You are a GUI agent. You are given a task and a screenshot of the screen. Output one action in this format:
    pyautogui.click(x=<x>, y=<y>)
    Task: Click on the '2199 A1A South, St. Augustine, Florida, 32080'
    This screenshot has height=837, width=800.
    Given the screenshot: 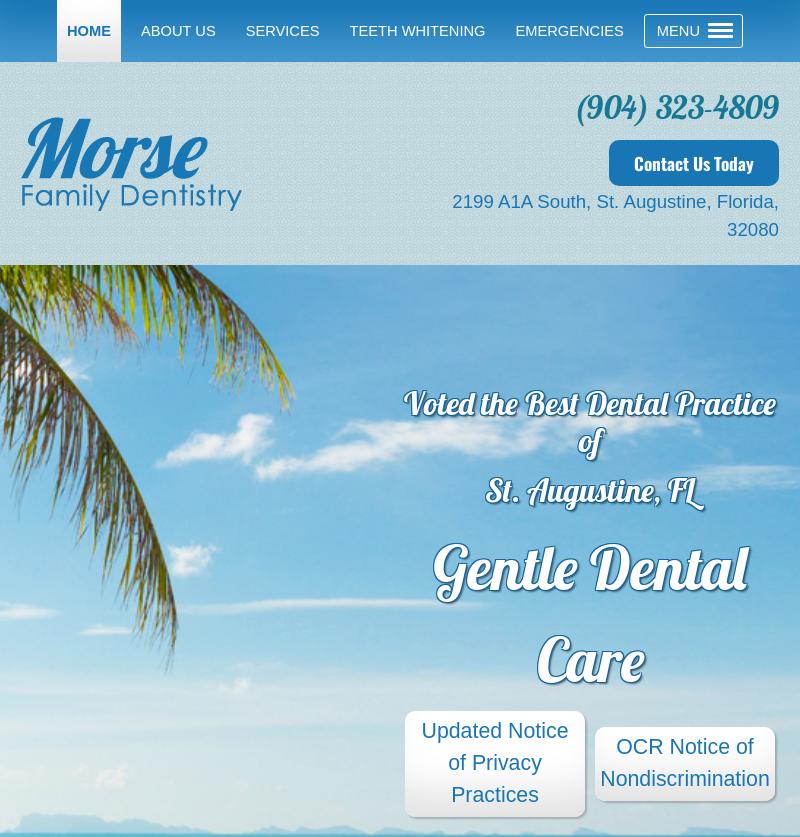 What is the action you would take?
    pyautogui.click(x=615, y=214)
    